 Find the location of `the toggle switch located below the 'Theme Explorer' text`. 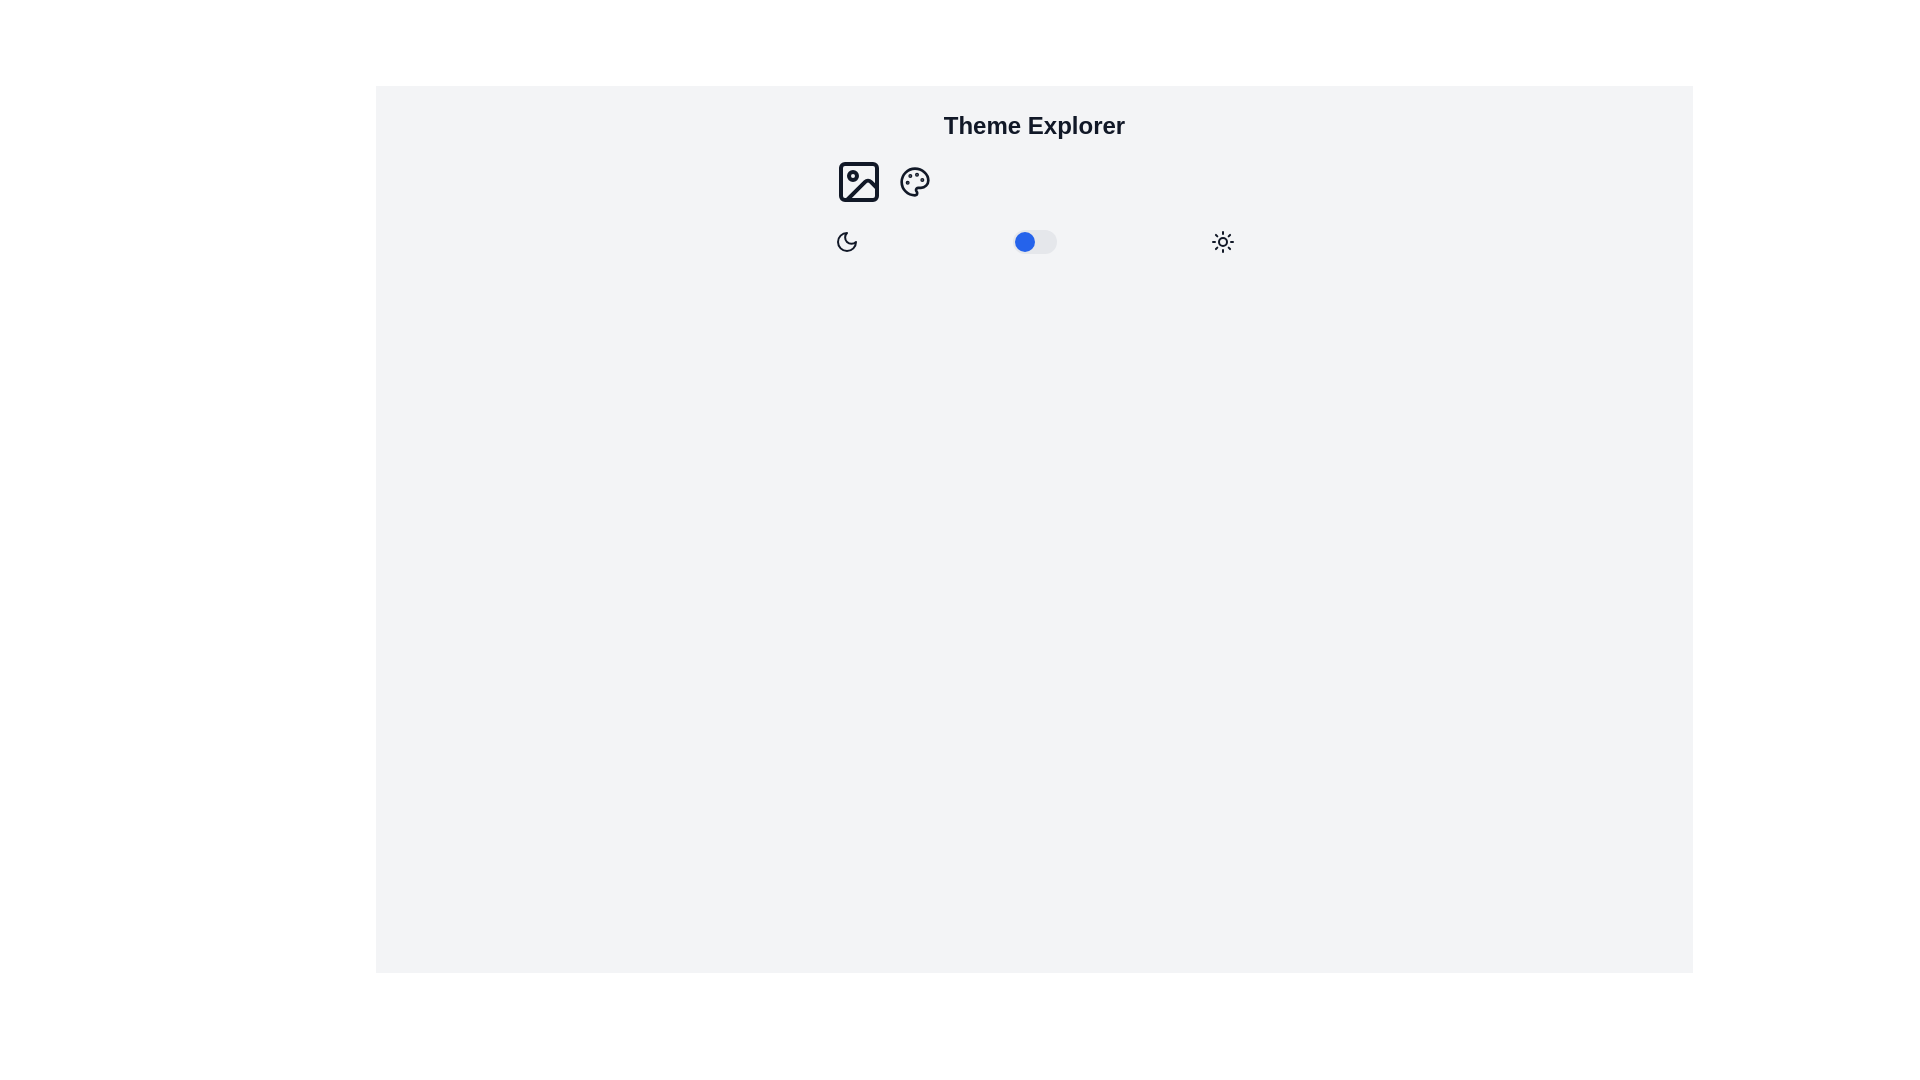

the toggle switch located below the 'Theme Explorer' text is located at coordinates (1034, 241).